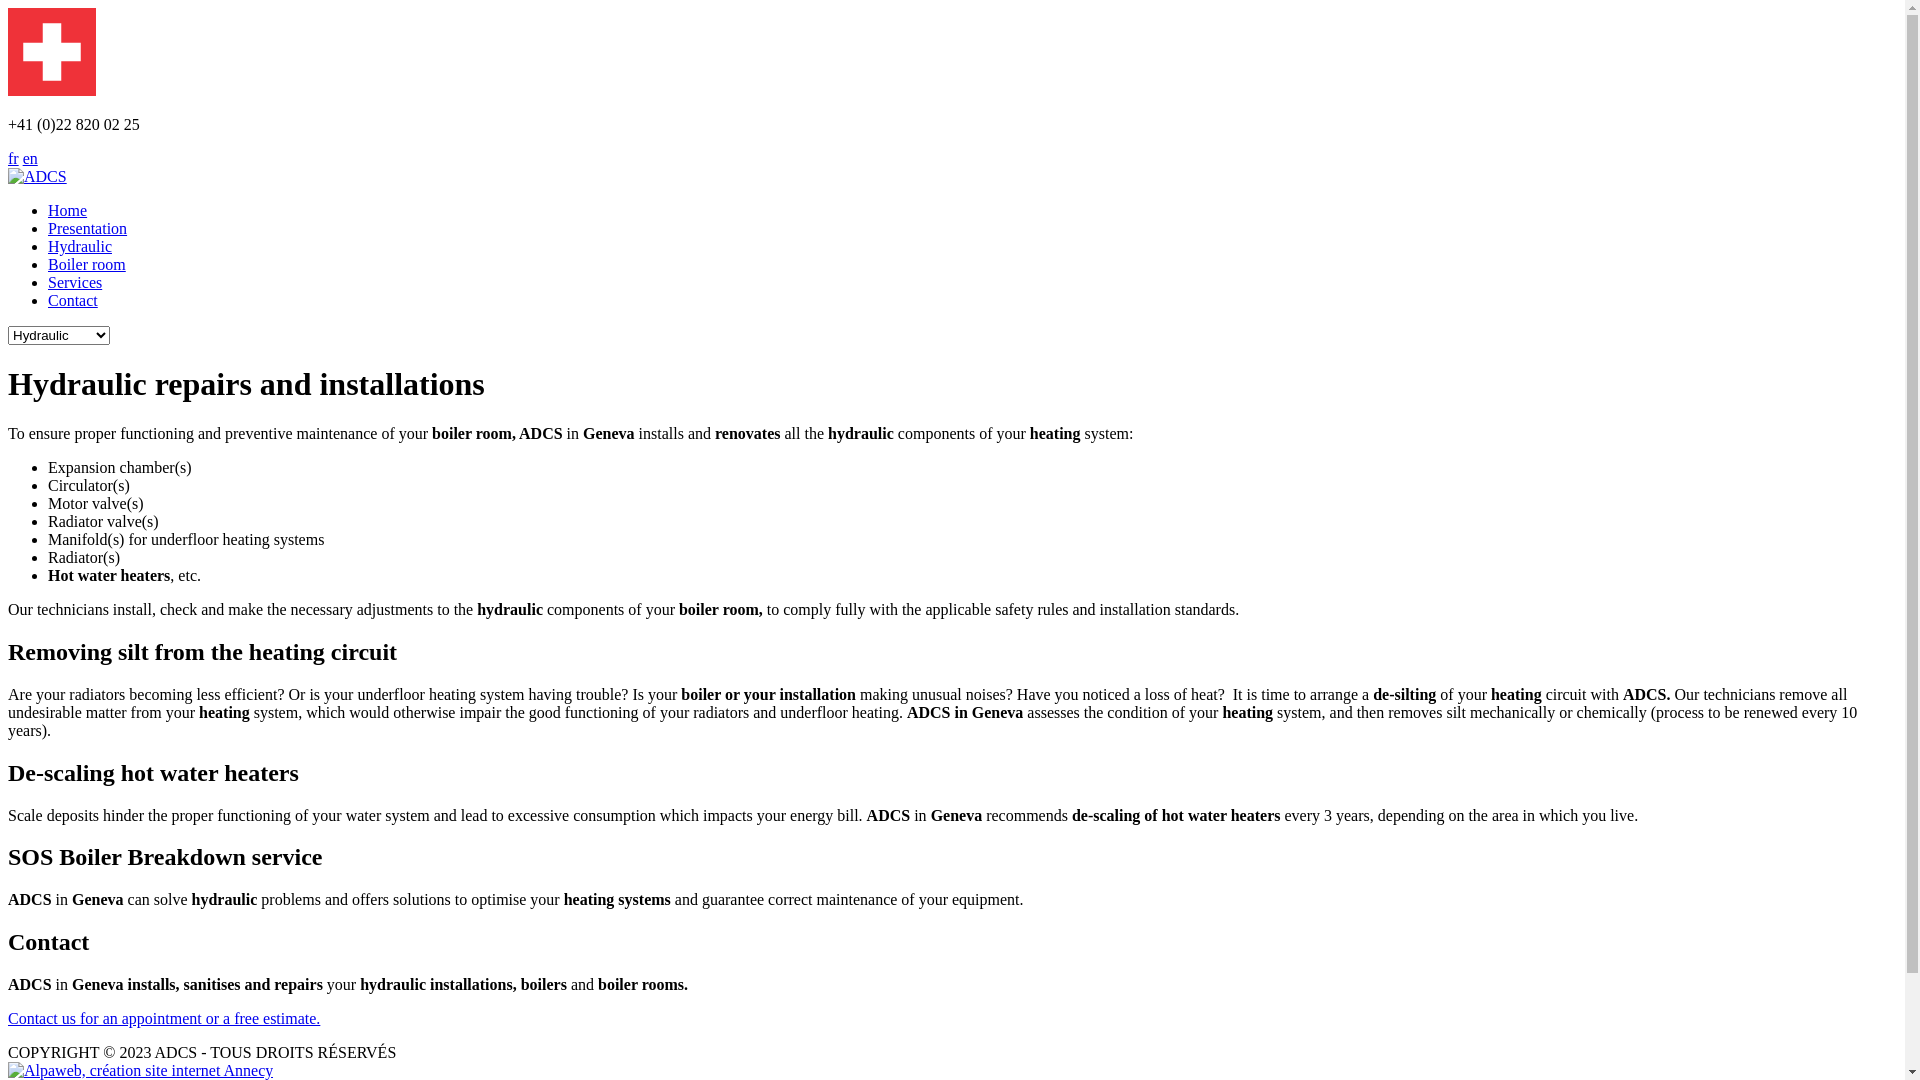  I want to click on 'Boiler room', so click(48, 263).